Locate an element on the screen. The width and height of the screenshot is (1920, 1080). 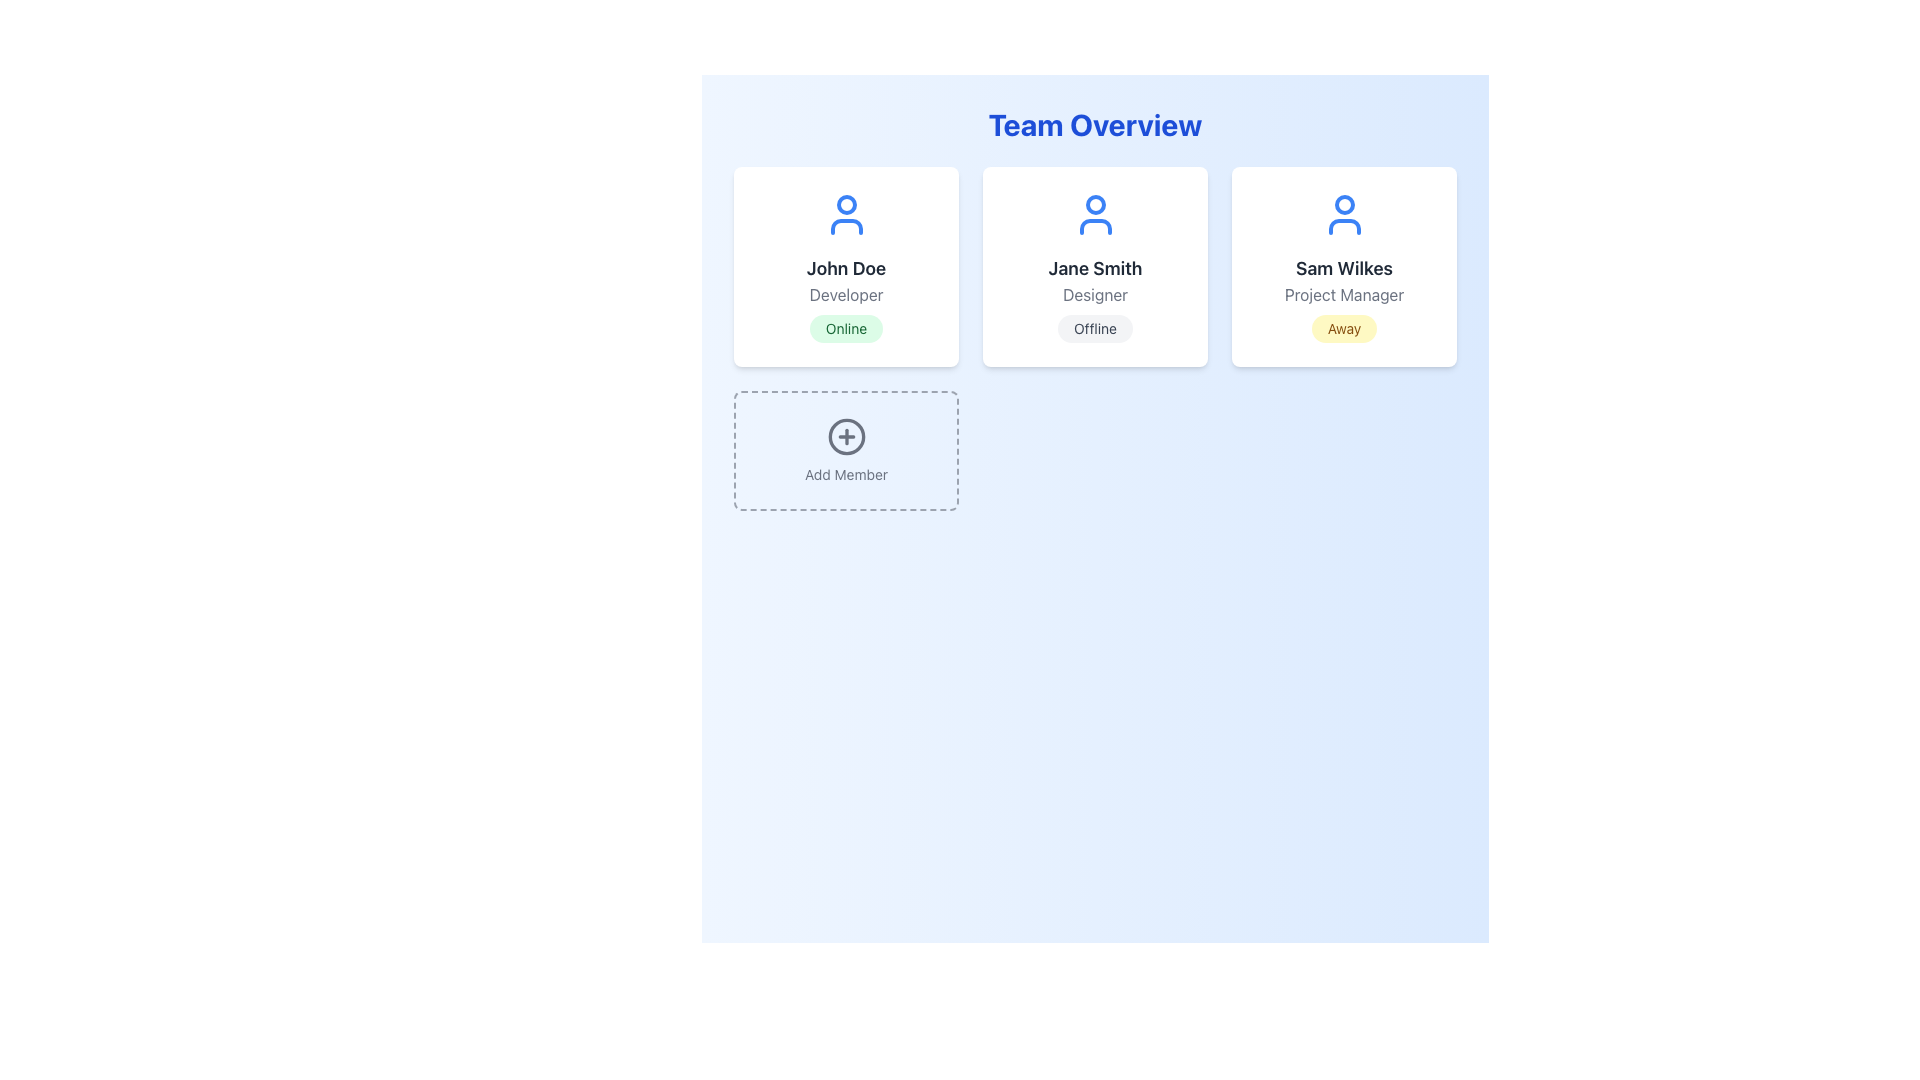
the interactive button located in the lower-left corner of the grid layout is located at coordinates (846, 451).